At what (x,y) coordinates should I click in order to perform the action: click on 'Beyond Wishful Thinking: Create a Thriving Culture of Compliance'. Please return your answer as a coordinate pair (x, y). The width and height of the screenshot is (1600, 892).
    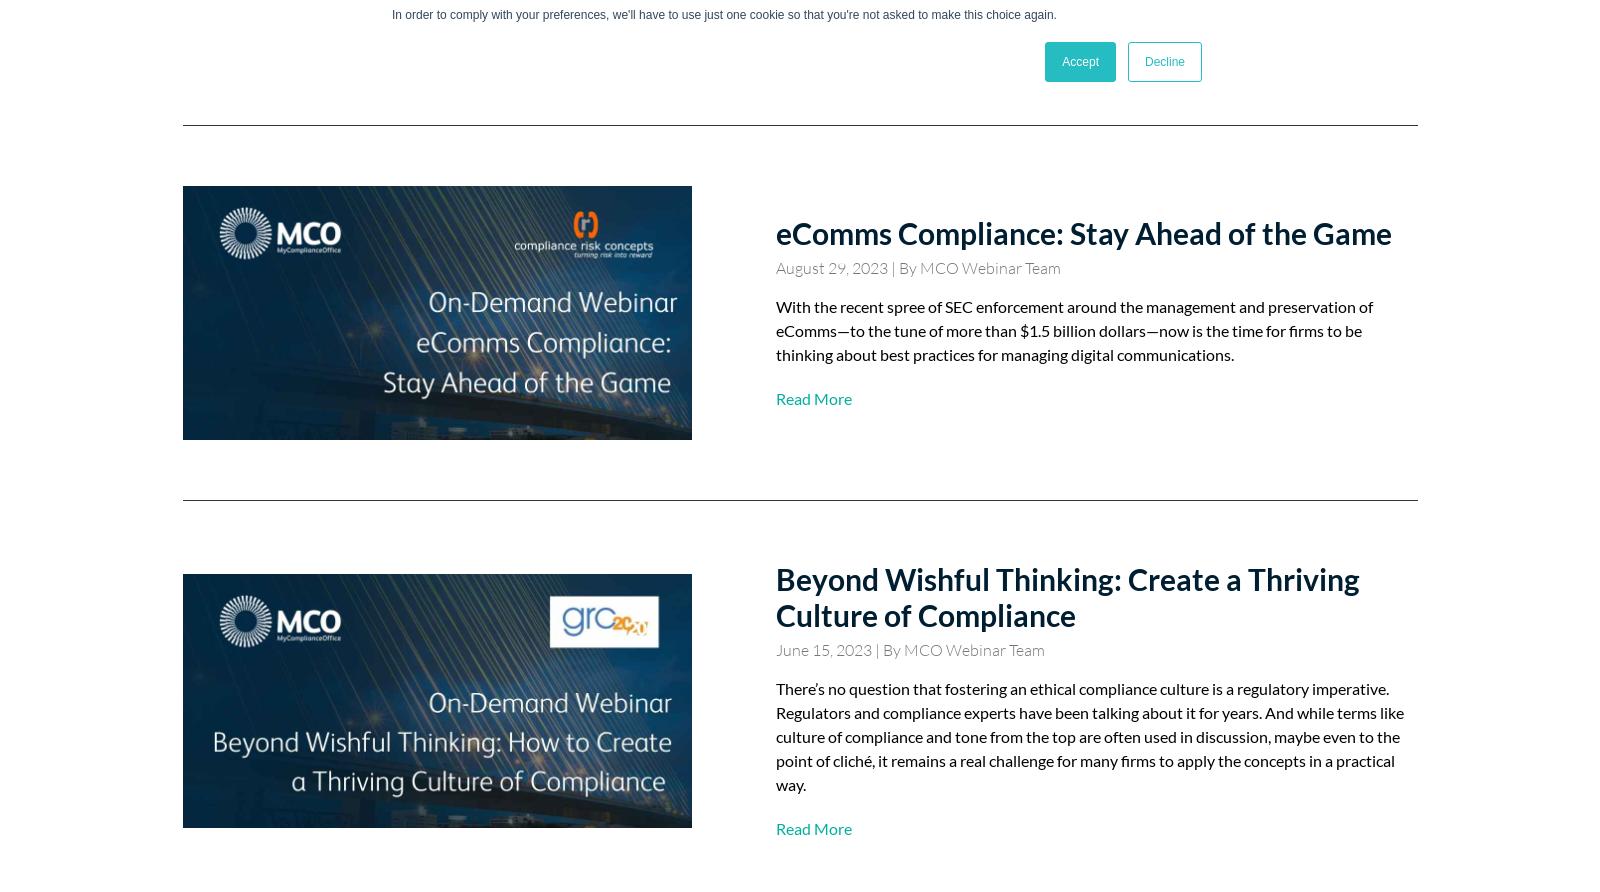
    Looking at the image, I should click on (1067, 596).